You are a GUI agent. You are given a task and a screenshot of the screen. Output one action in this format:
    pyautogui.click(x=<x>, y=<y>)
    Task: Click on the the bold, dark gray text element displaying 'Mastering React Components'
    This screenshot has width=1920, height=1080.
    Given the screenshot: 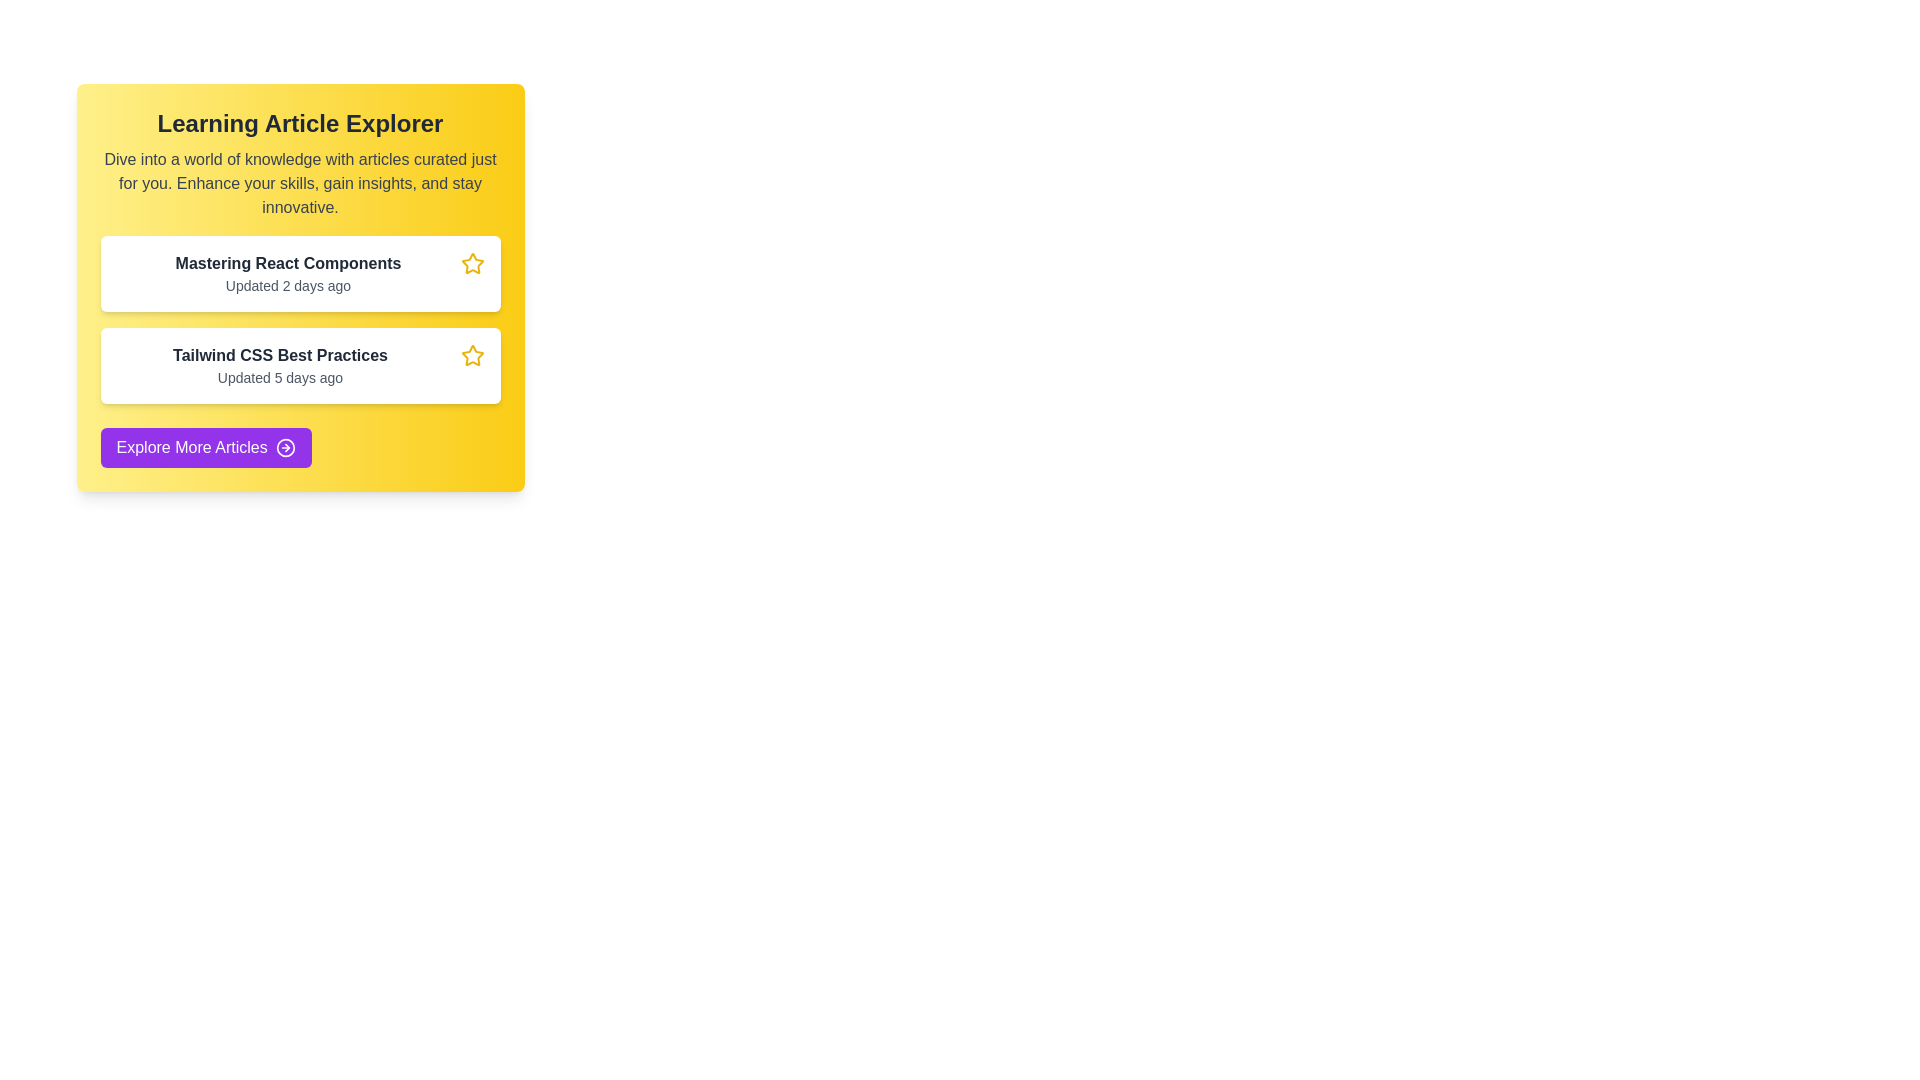 What is the action you would take?
    pyautogui.click(x=287, y=262)
    